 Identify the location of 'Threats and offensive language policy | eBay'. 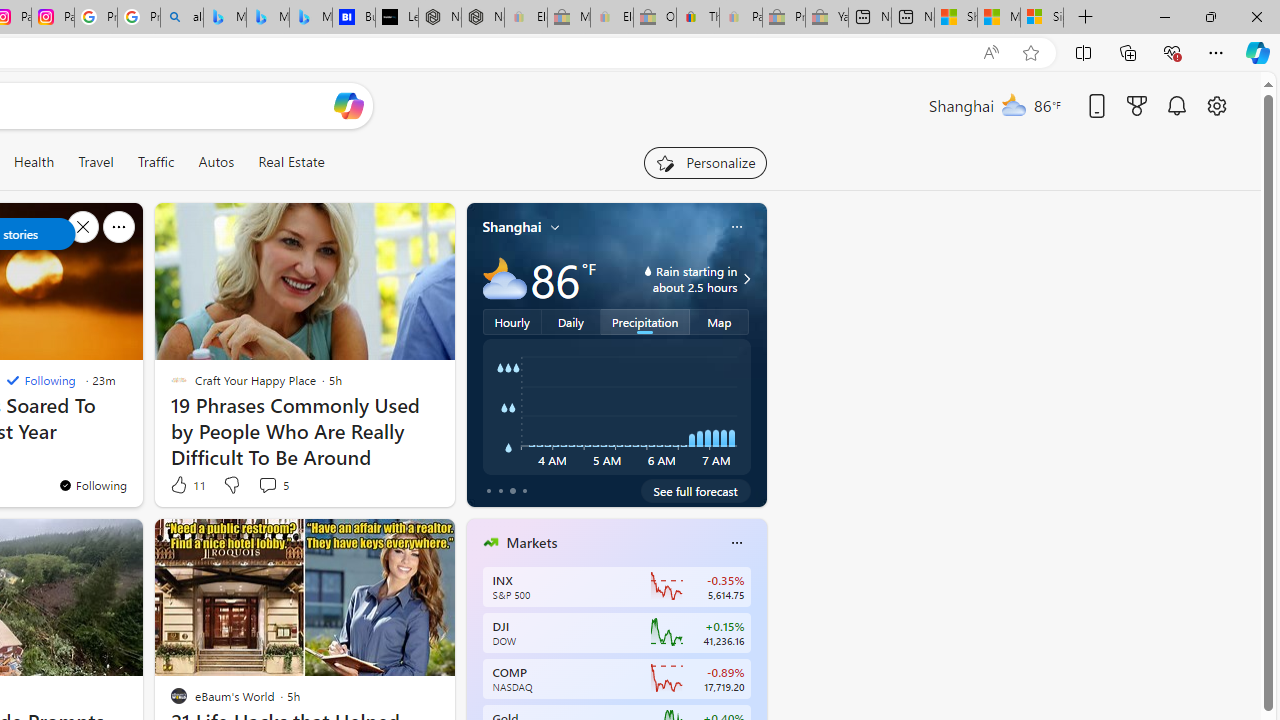
(698, 17).